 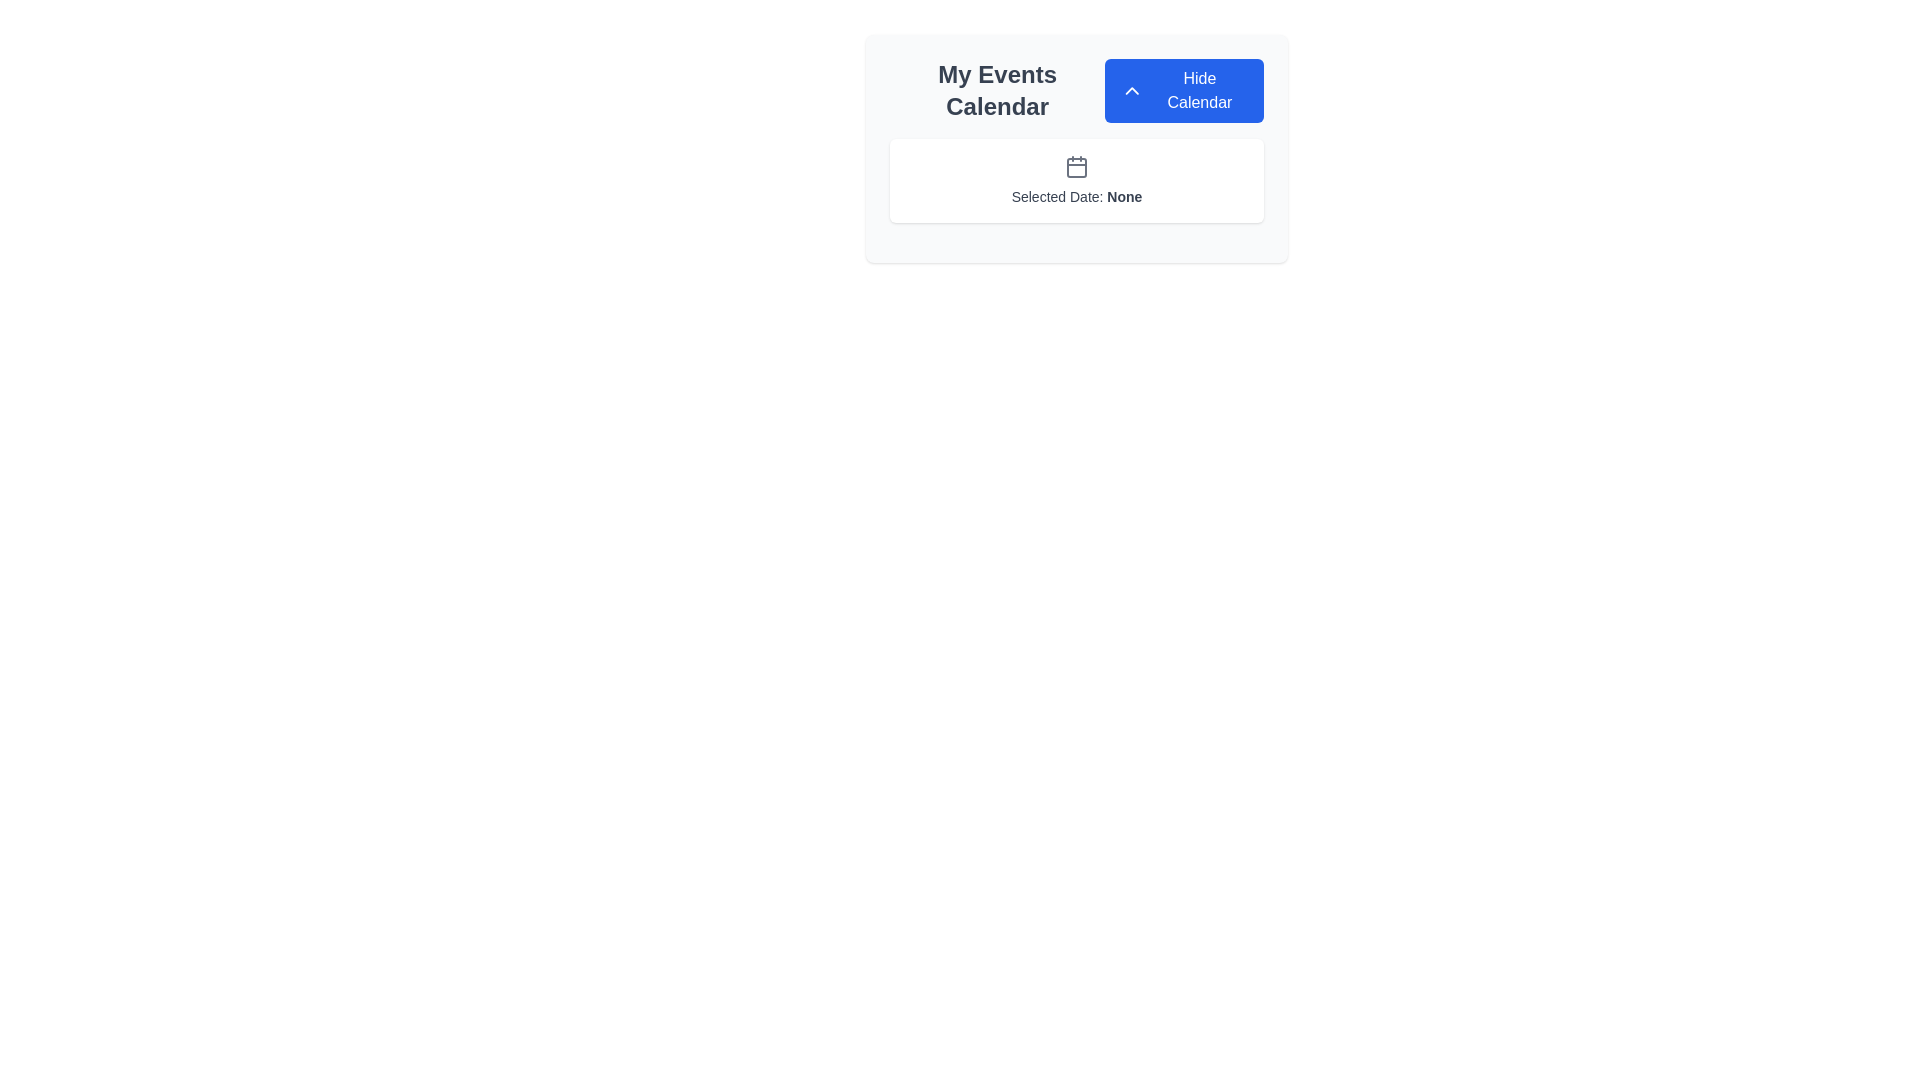 What do you see at coordinates (1075, 196) in the screenshot?
I see `the text label displaying 'Selected Date: None', which is styled with a small font size and light gray color, located beneath the calendar icon and the text 'My Events Calendar'` at bounding box center [1075, 196].